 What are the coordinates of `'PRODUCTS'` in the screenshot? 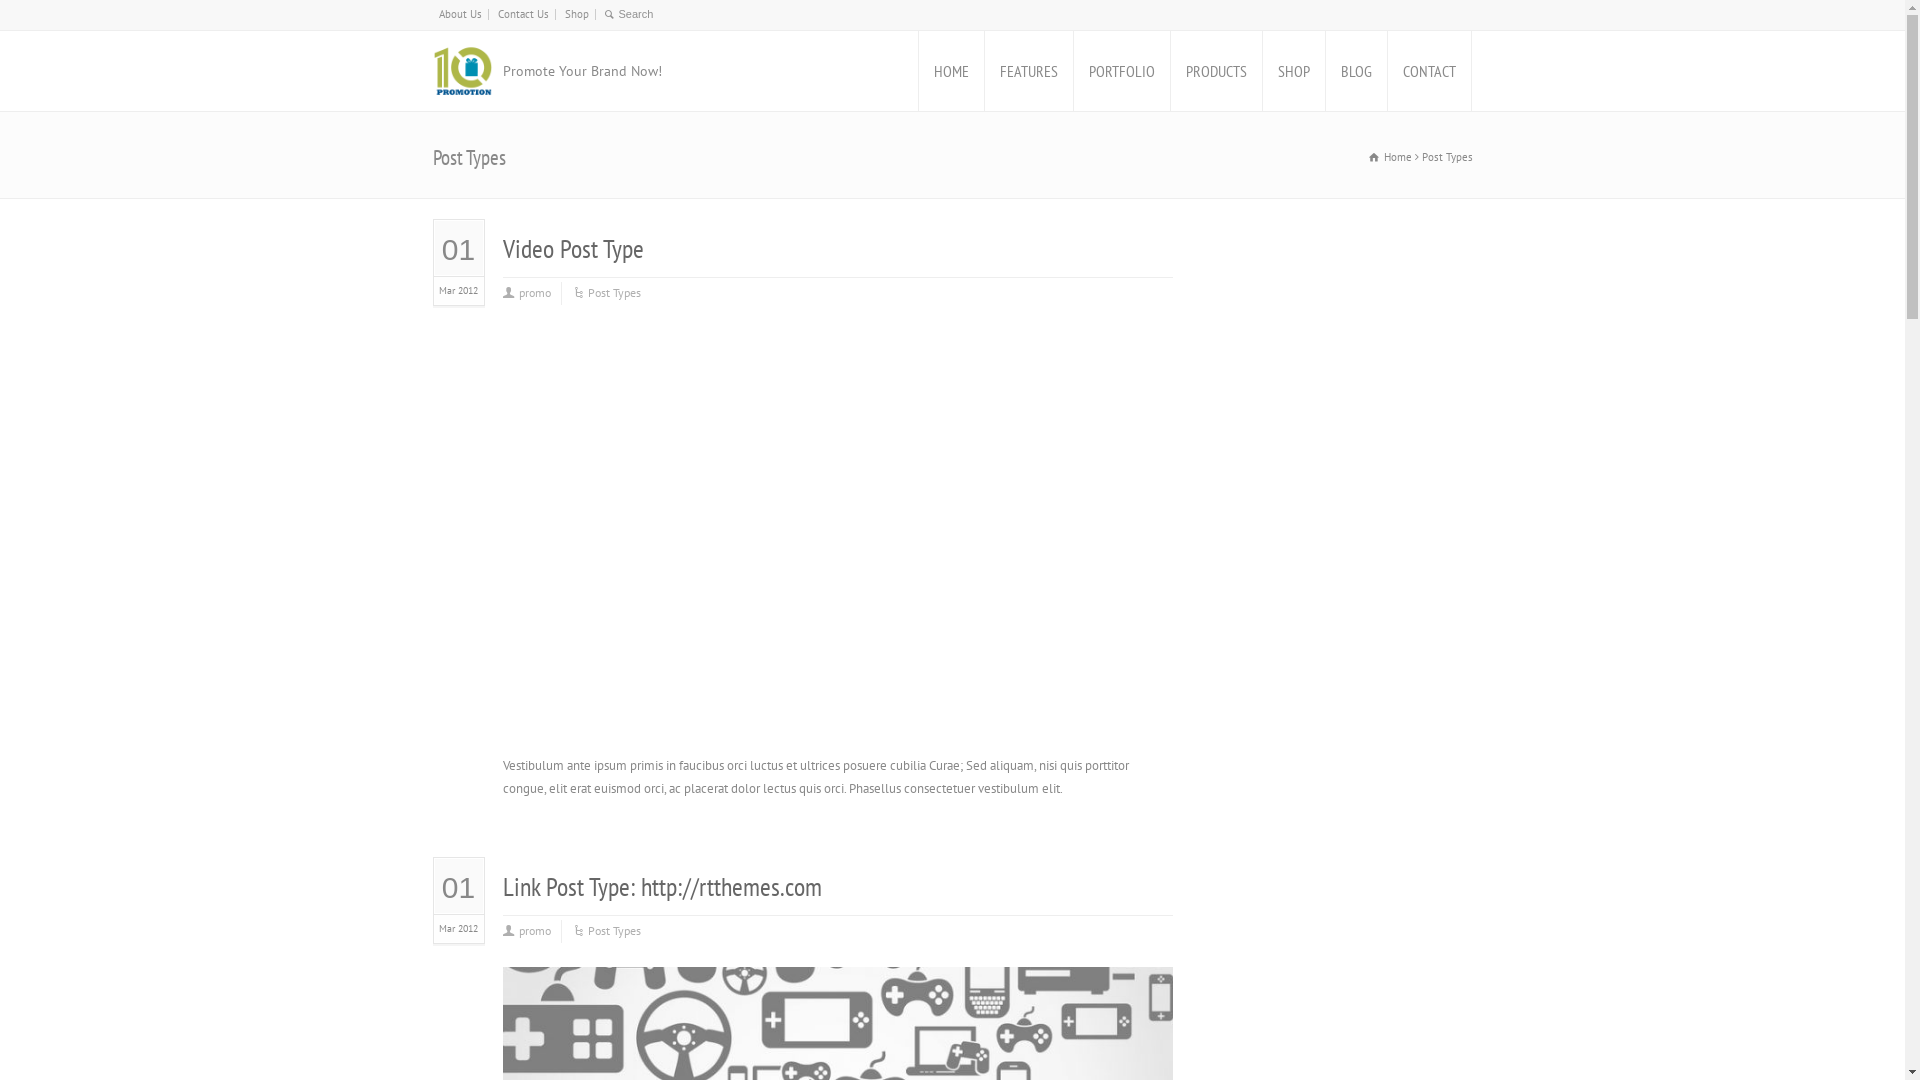 It's located at (1214, 69).